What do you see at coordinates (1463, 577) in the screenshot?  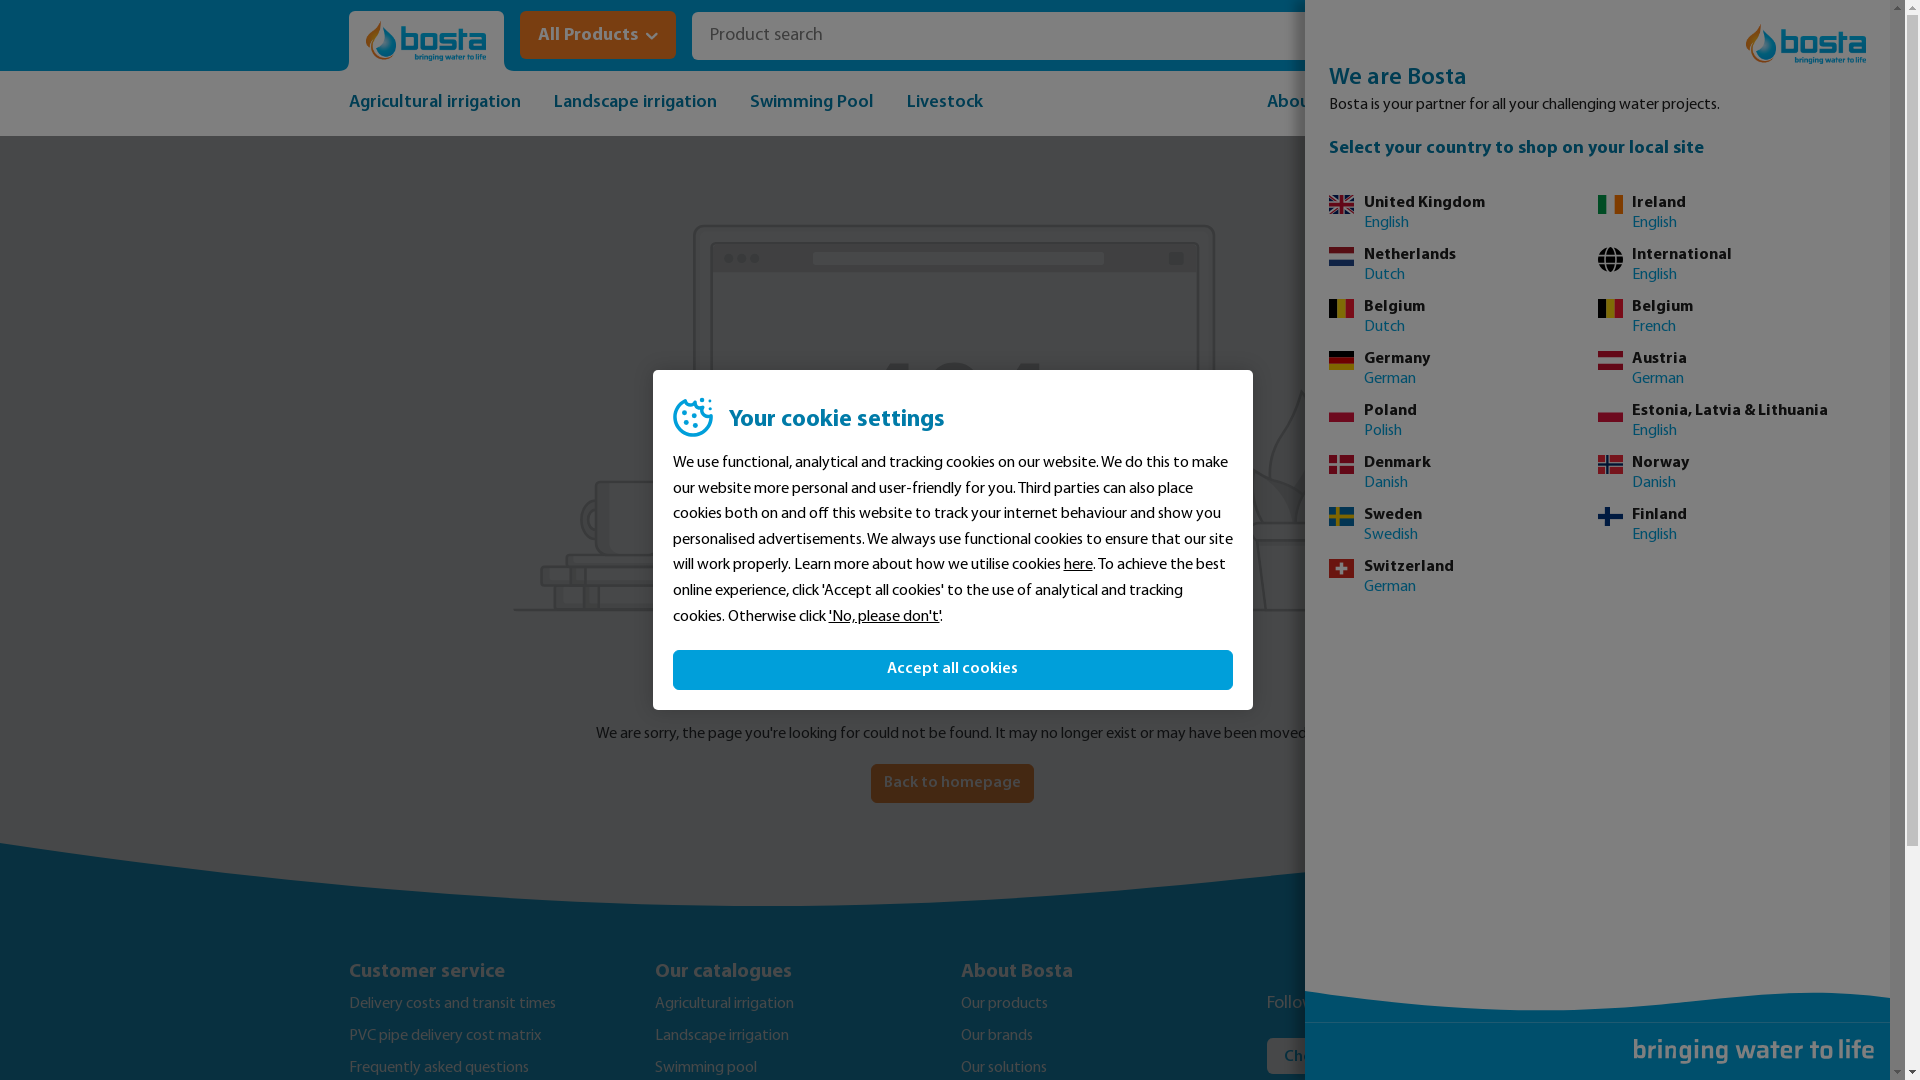 I see `'Switzerland` at bounding box center [1463, 577].